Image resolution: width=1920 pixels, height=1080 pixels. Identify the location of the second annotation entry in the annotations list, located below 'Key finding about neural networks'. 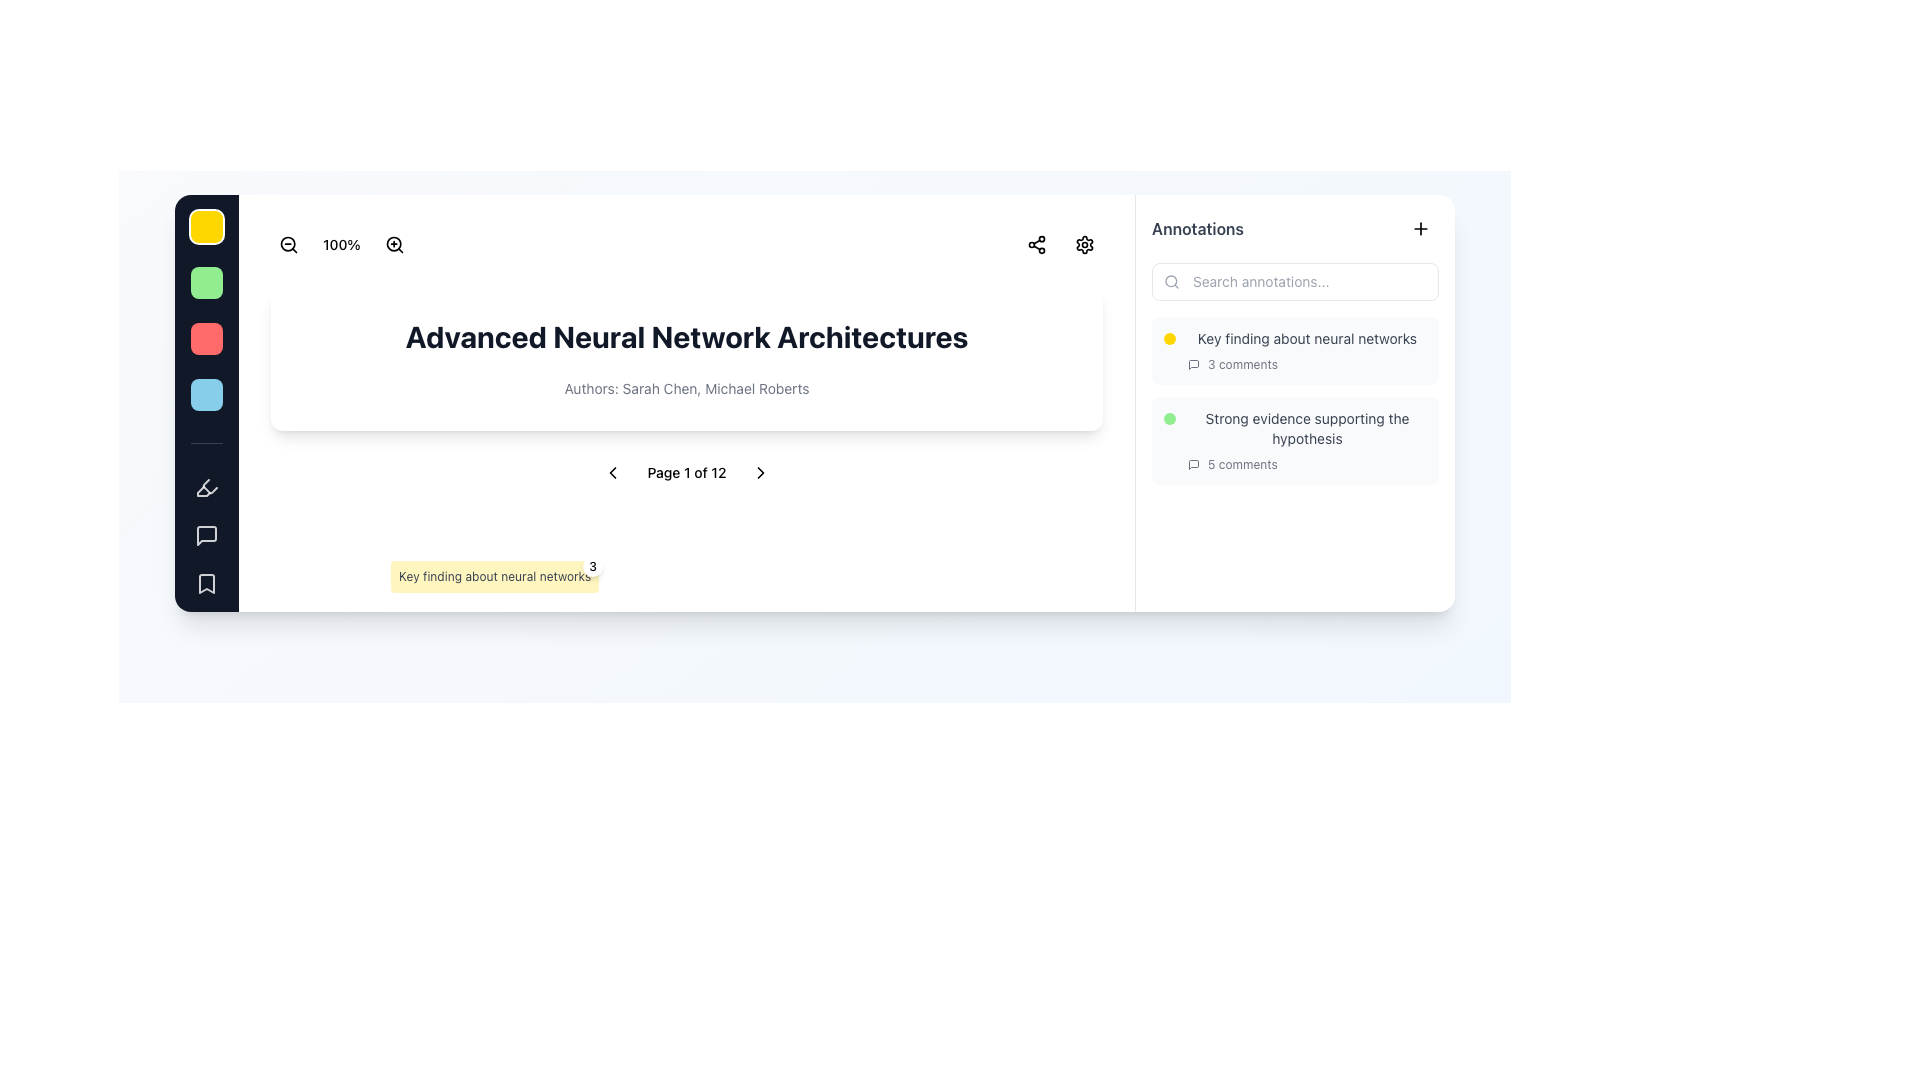
(1307, 439).